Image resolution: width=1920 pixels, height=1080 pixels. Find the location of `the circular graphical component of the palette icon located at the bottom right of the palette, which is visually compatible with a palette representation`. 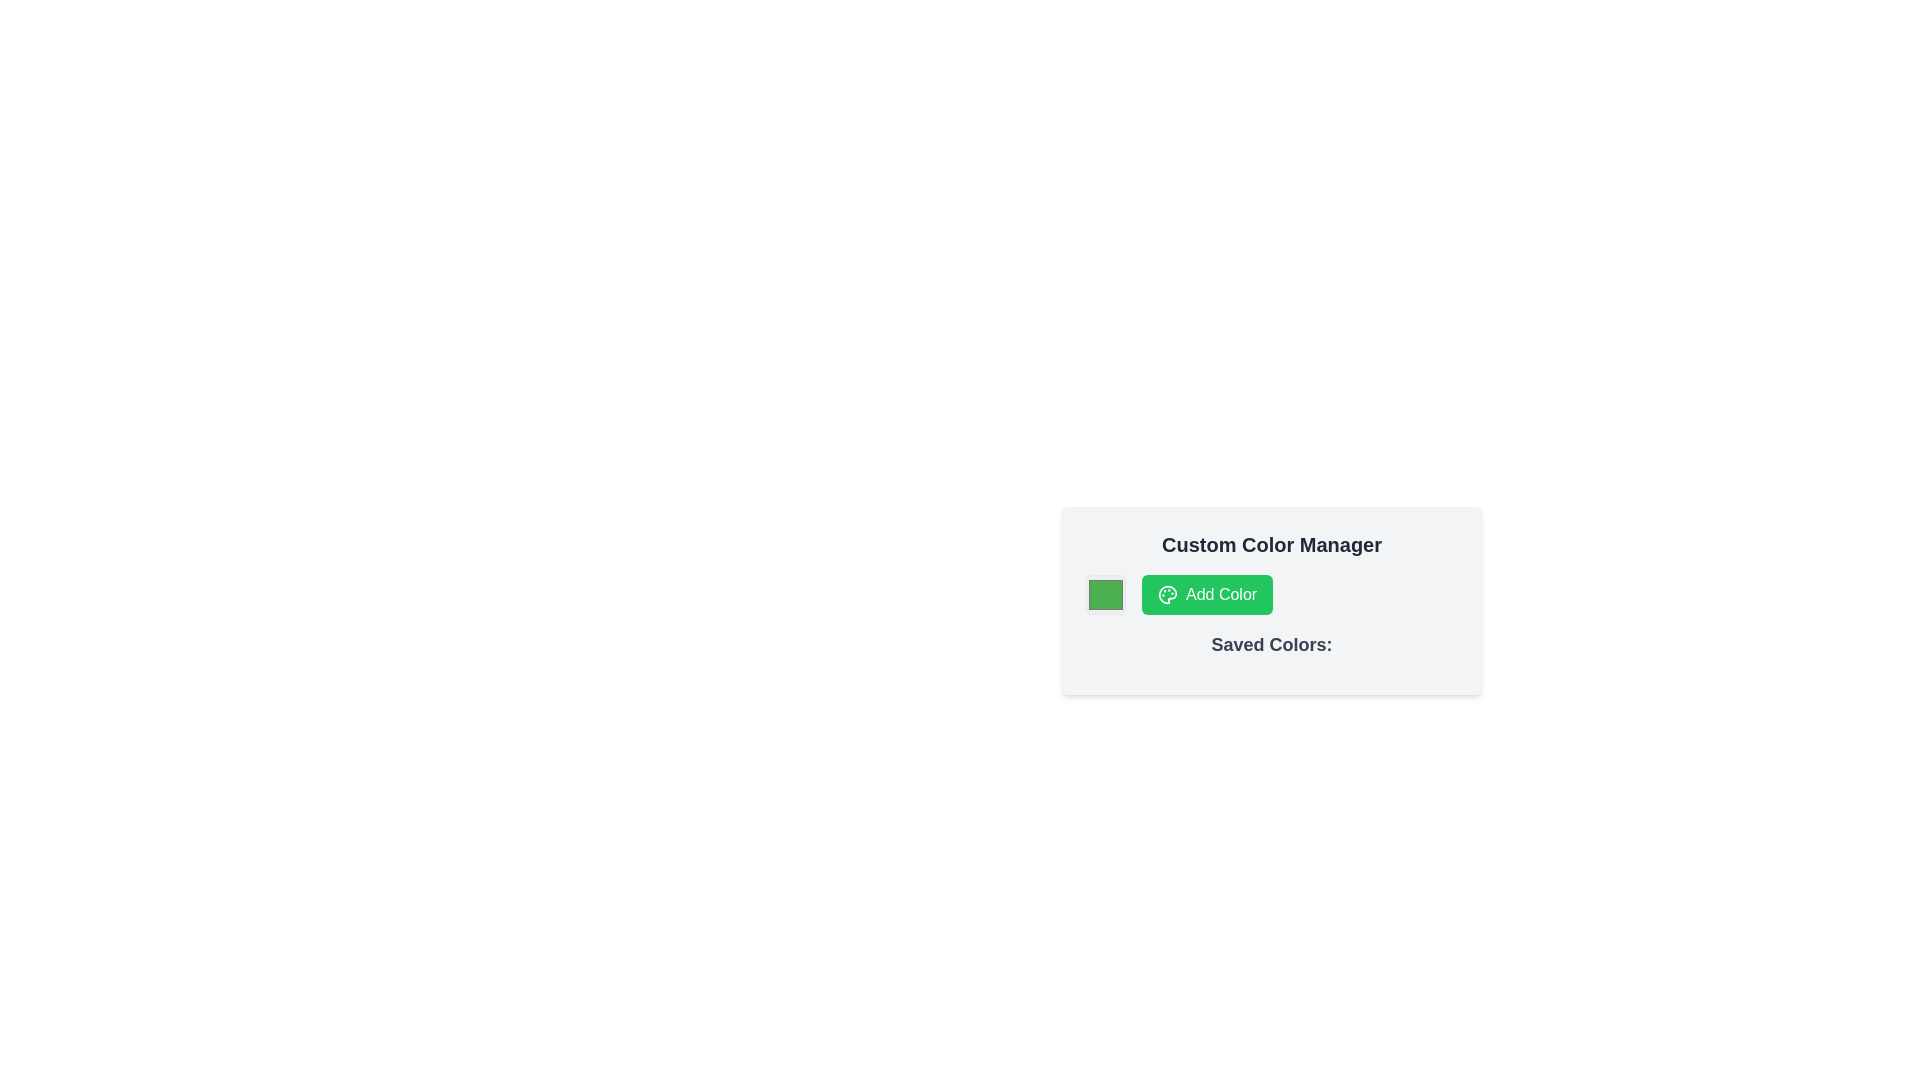

the circular graphical component of the palette icon located at the bottom right of the palette, which is visually compatible with a palette representation is located at coordinates (1167, 593).